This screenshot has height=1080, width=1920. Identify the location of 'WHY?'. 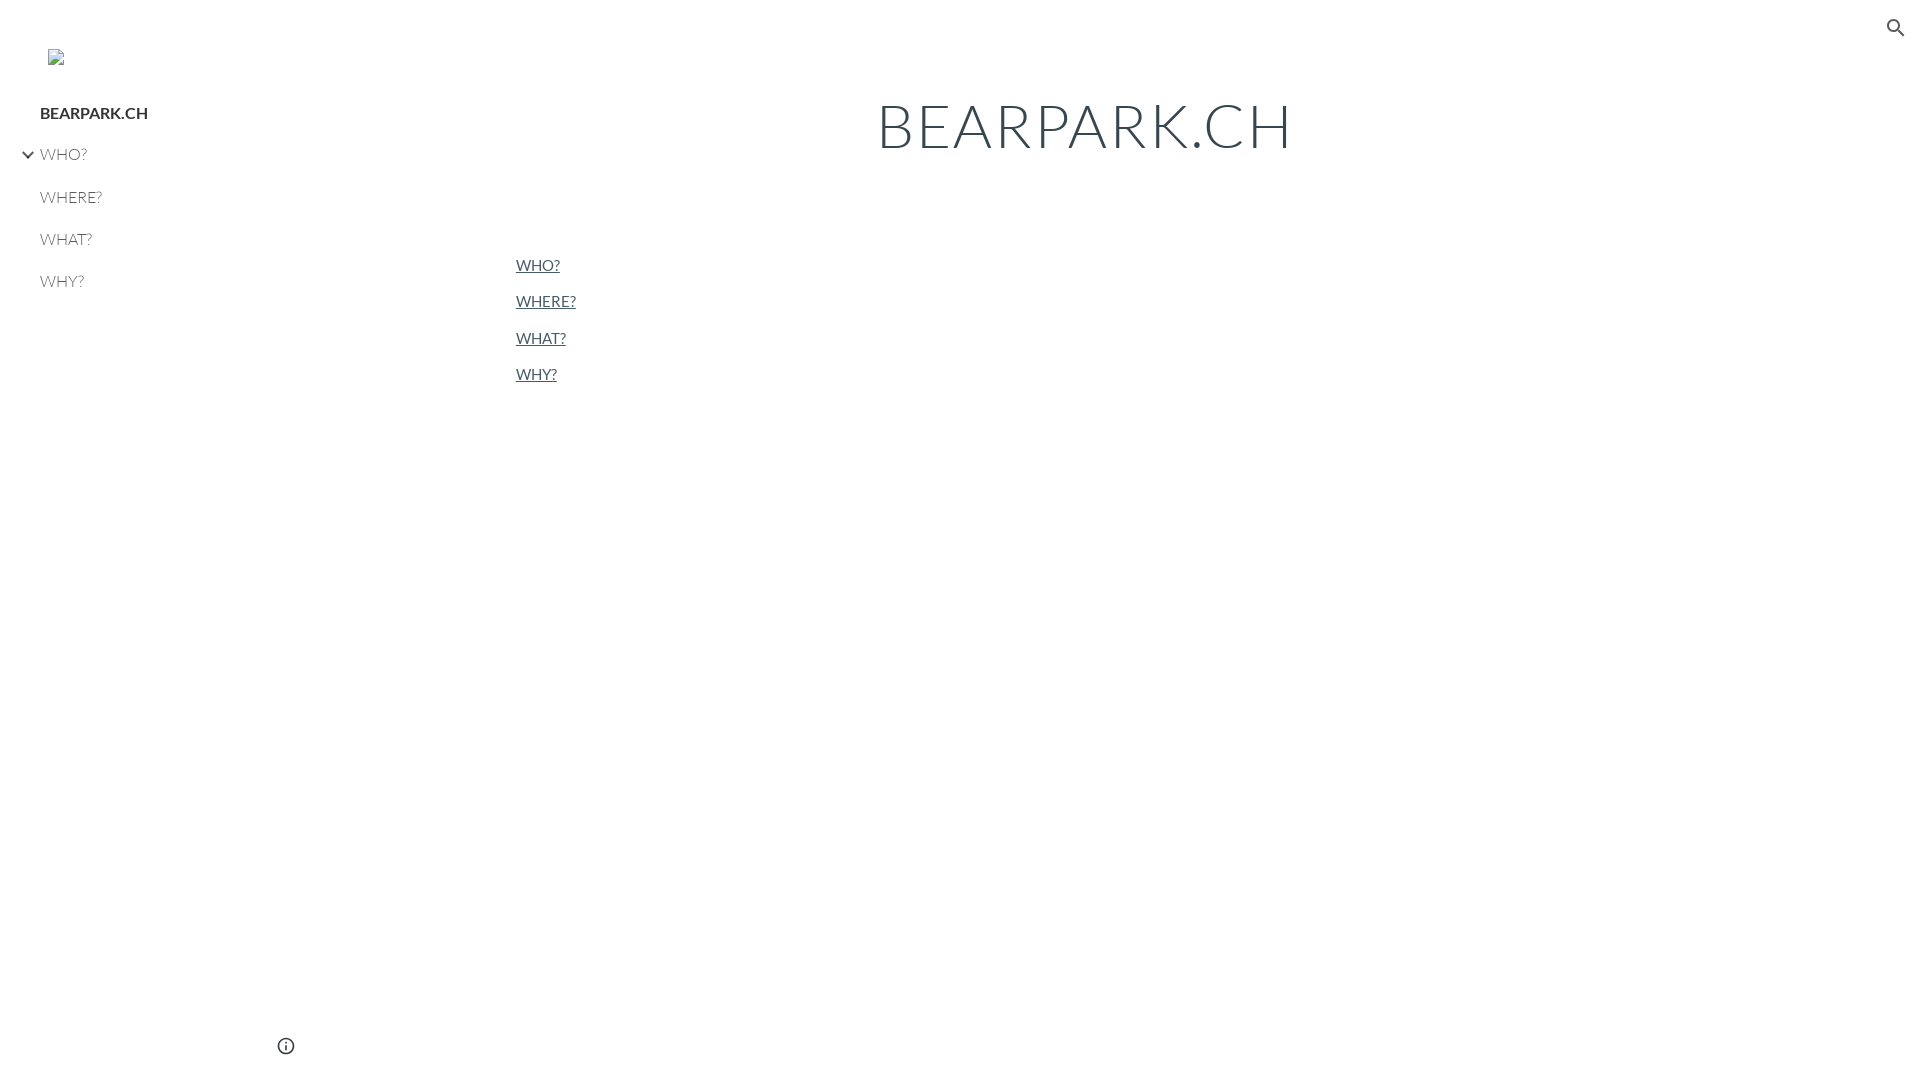
(136, 281).